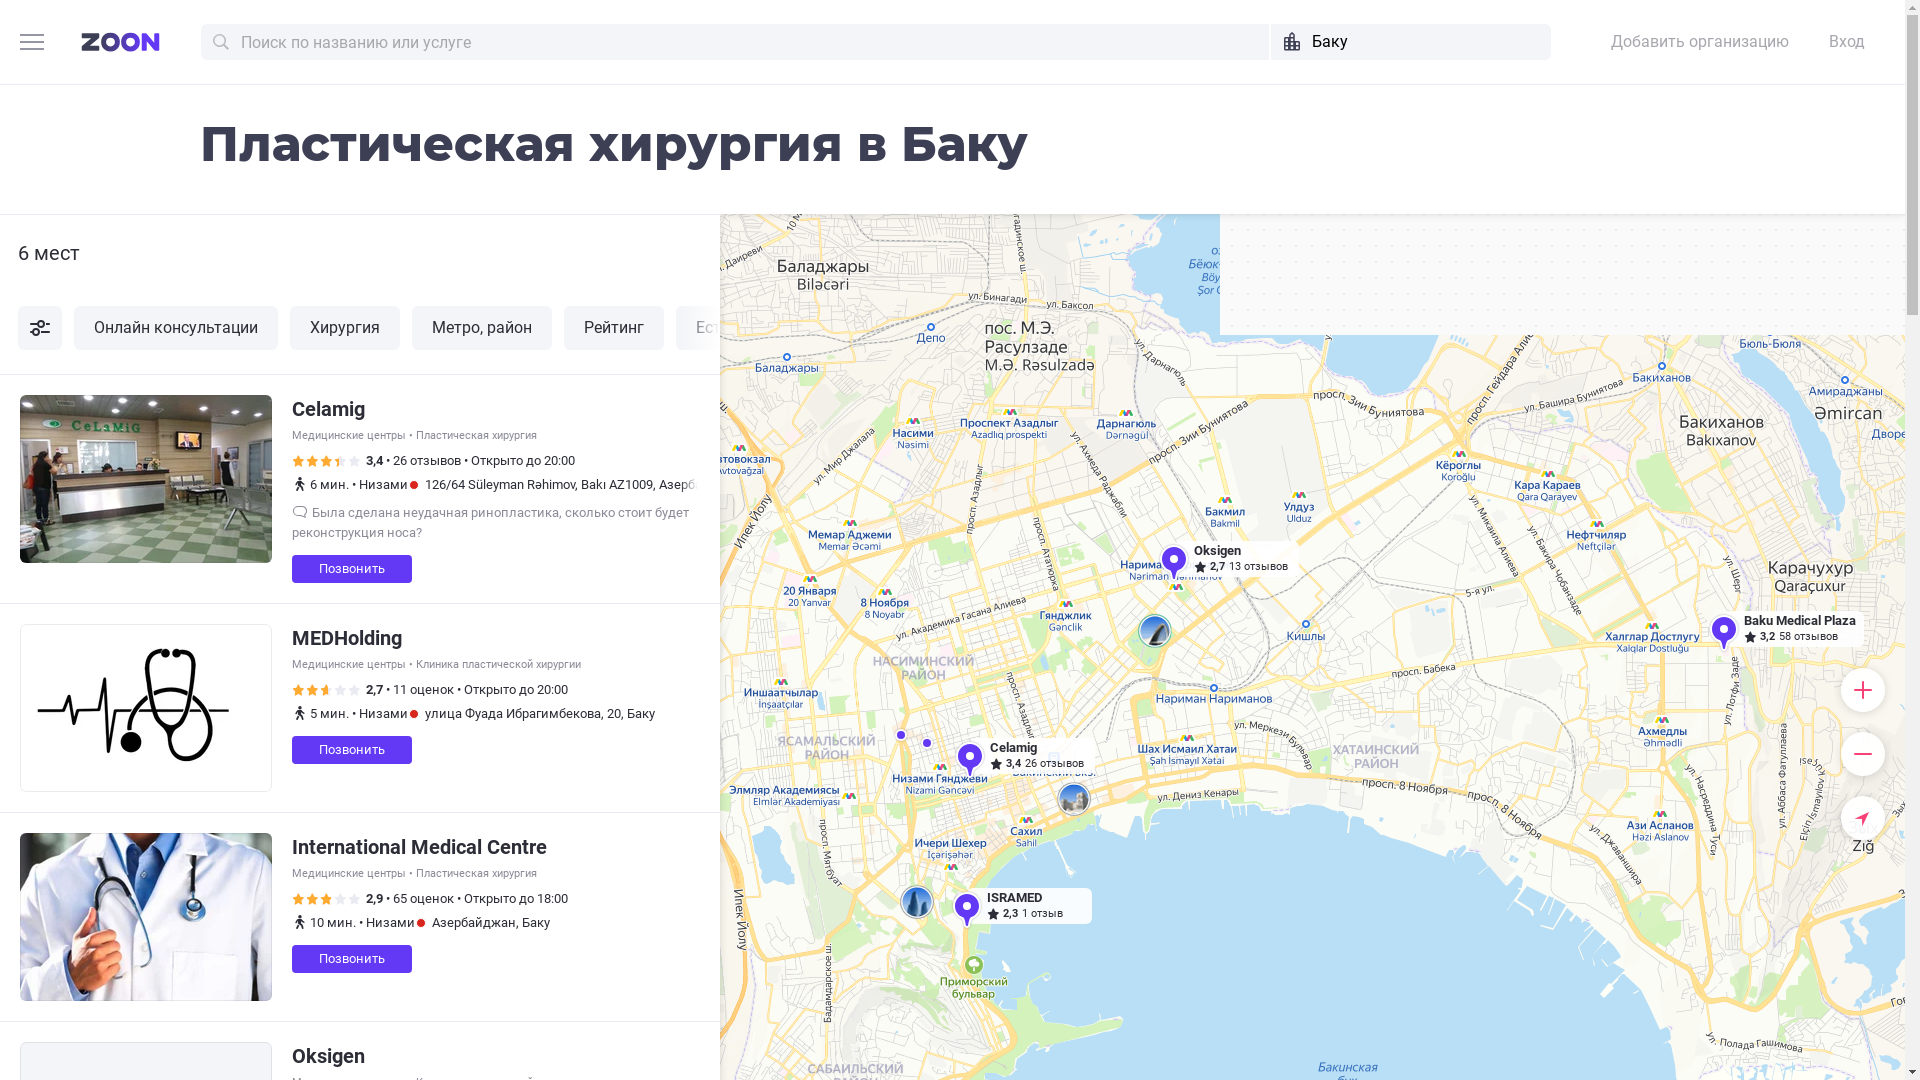  What do you see at coordinates (346, 637) in the screenshot?
I see `'MEDHolding'` at bounding box center [346, 637].